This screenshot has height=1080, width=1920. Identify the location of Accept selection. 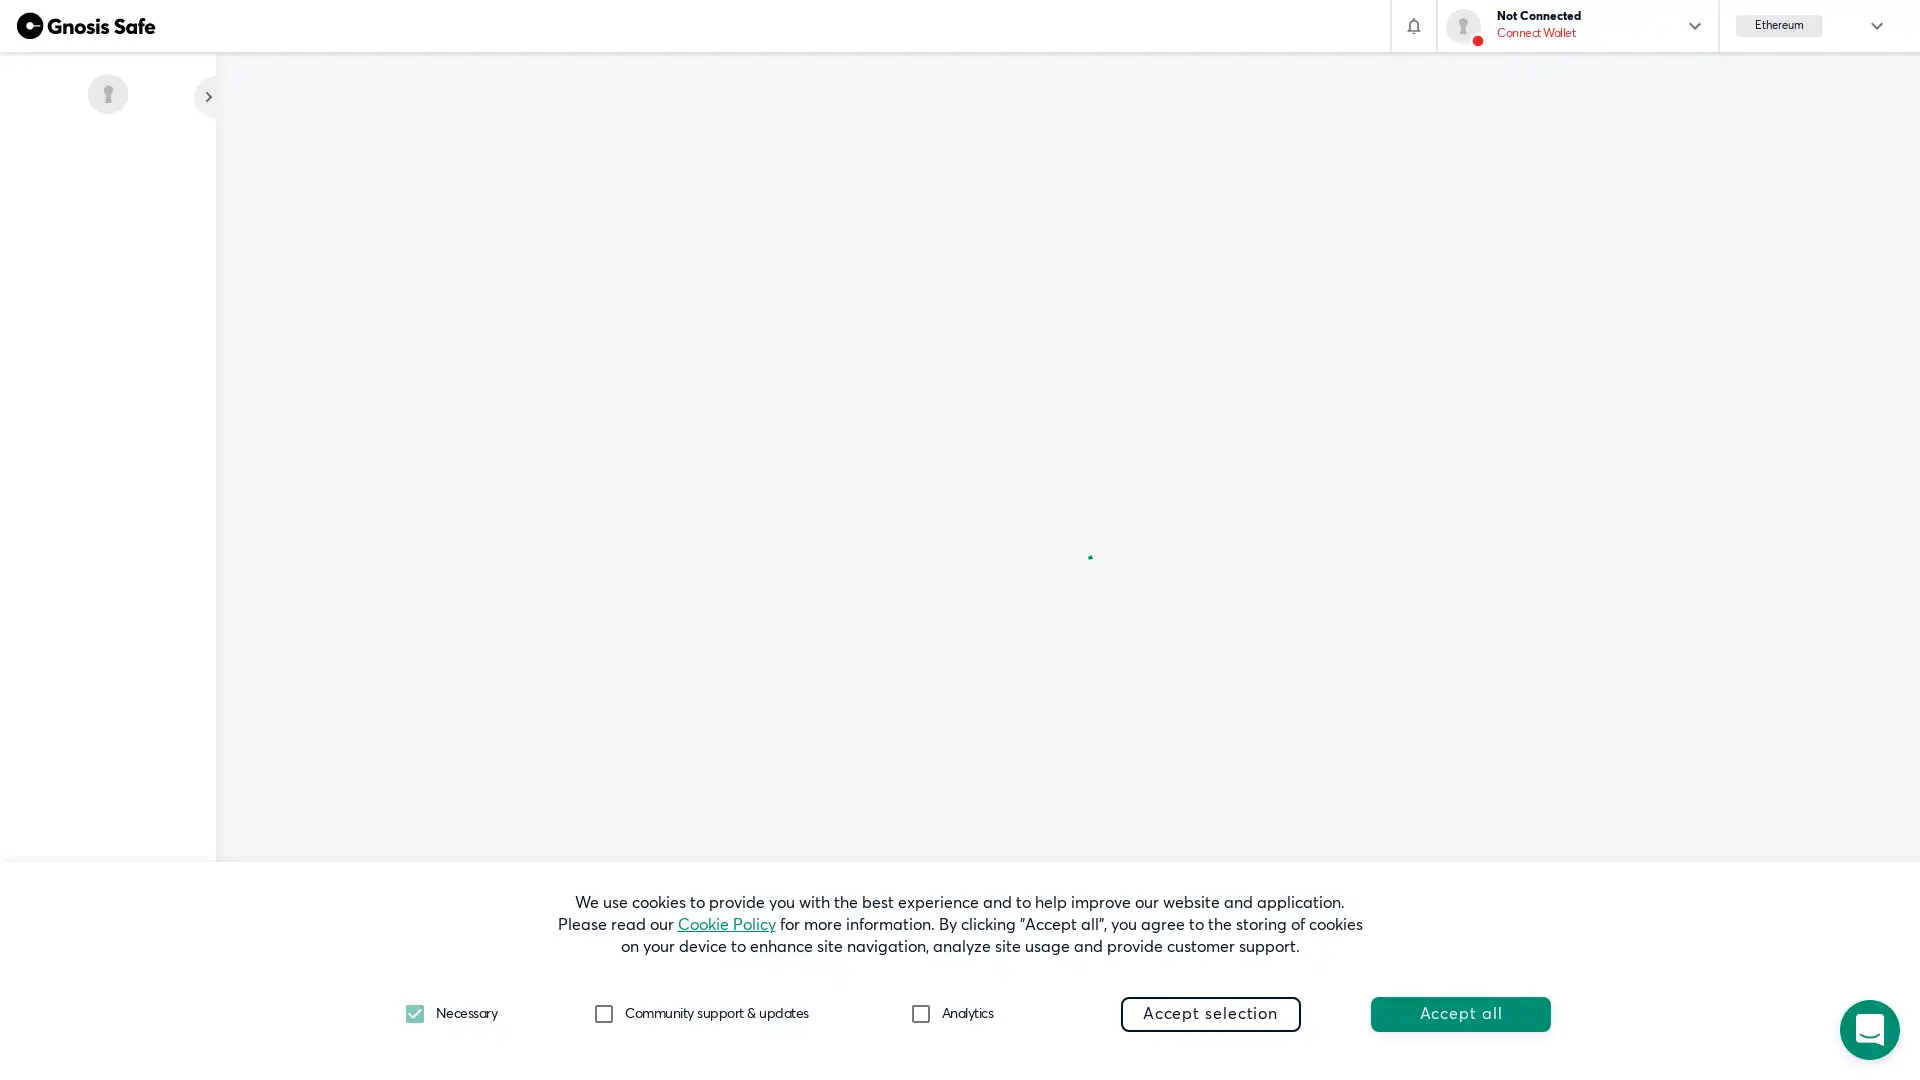
(1208, 1013).